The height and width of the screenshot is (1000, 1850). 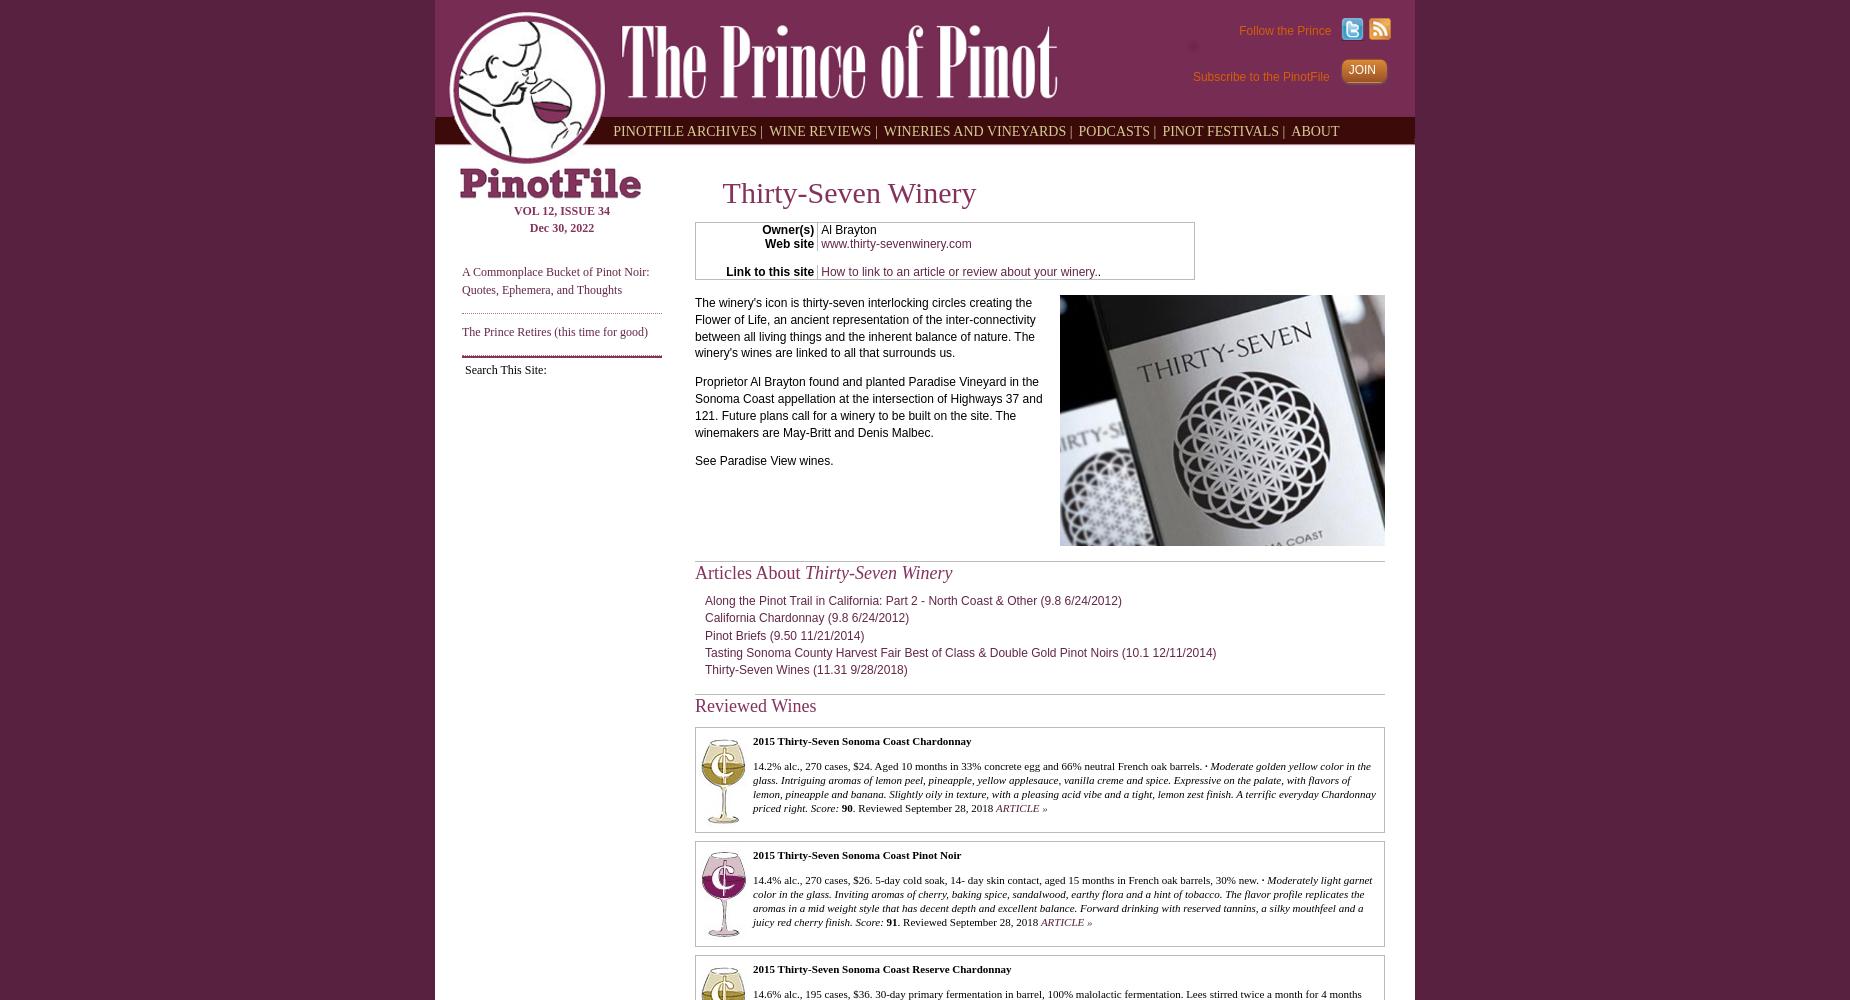 I want to click on 'Proprietor Al Brayton found and planted Paradise Vineyard in the Sonoma Coast appellation at the intersection of Highways 37 and 121.  Future plans call for a winery to be built on the site.  The winemakers are May-Britt and Denis Malbec.', so click(x=868, y=407).